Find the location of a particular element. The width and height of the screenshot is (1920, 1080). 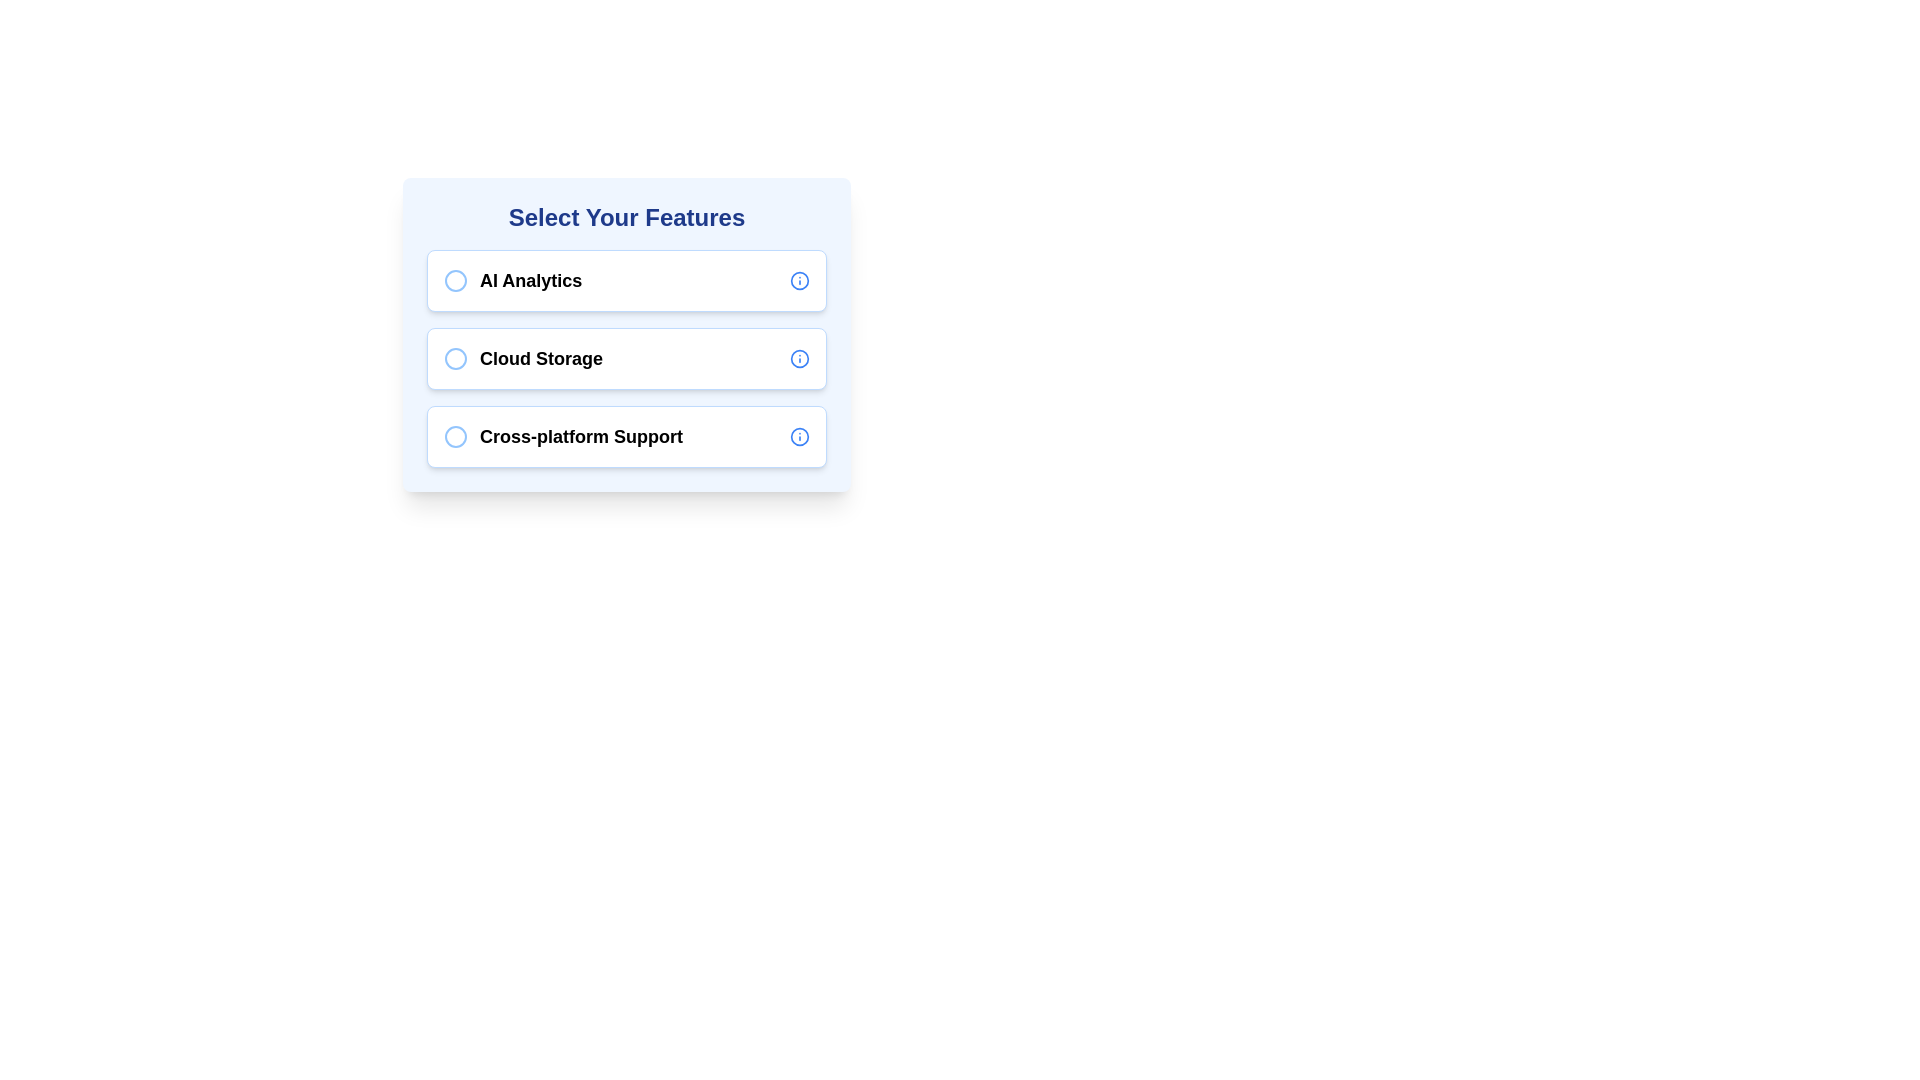

the circular icon representing the 'Cloud Storage' option in the feature list is located at coordinates (455, 357).